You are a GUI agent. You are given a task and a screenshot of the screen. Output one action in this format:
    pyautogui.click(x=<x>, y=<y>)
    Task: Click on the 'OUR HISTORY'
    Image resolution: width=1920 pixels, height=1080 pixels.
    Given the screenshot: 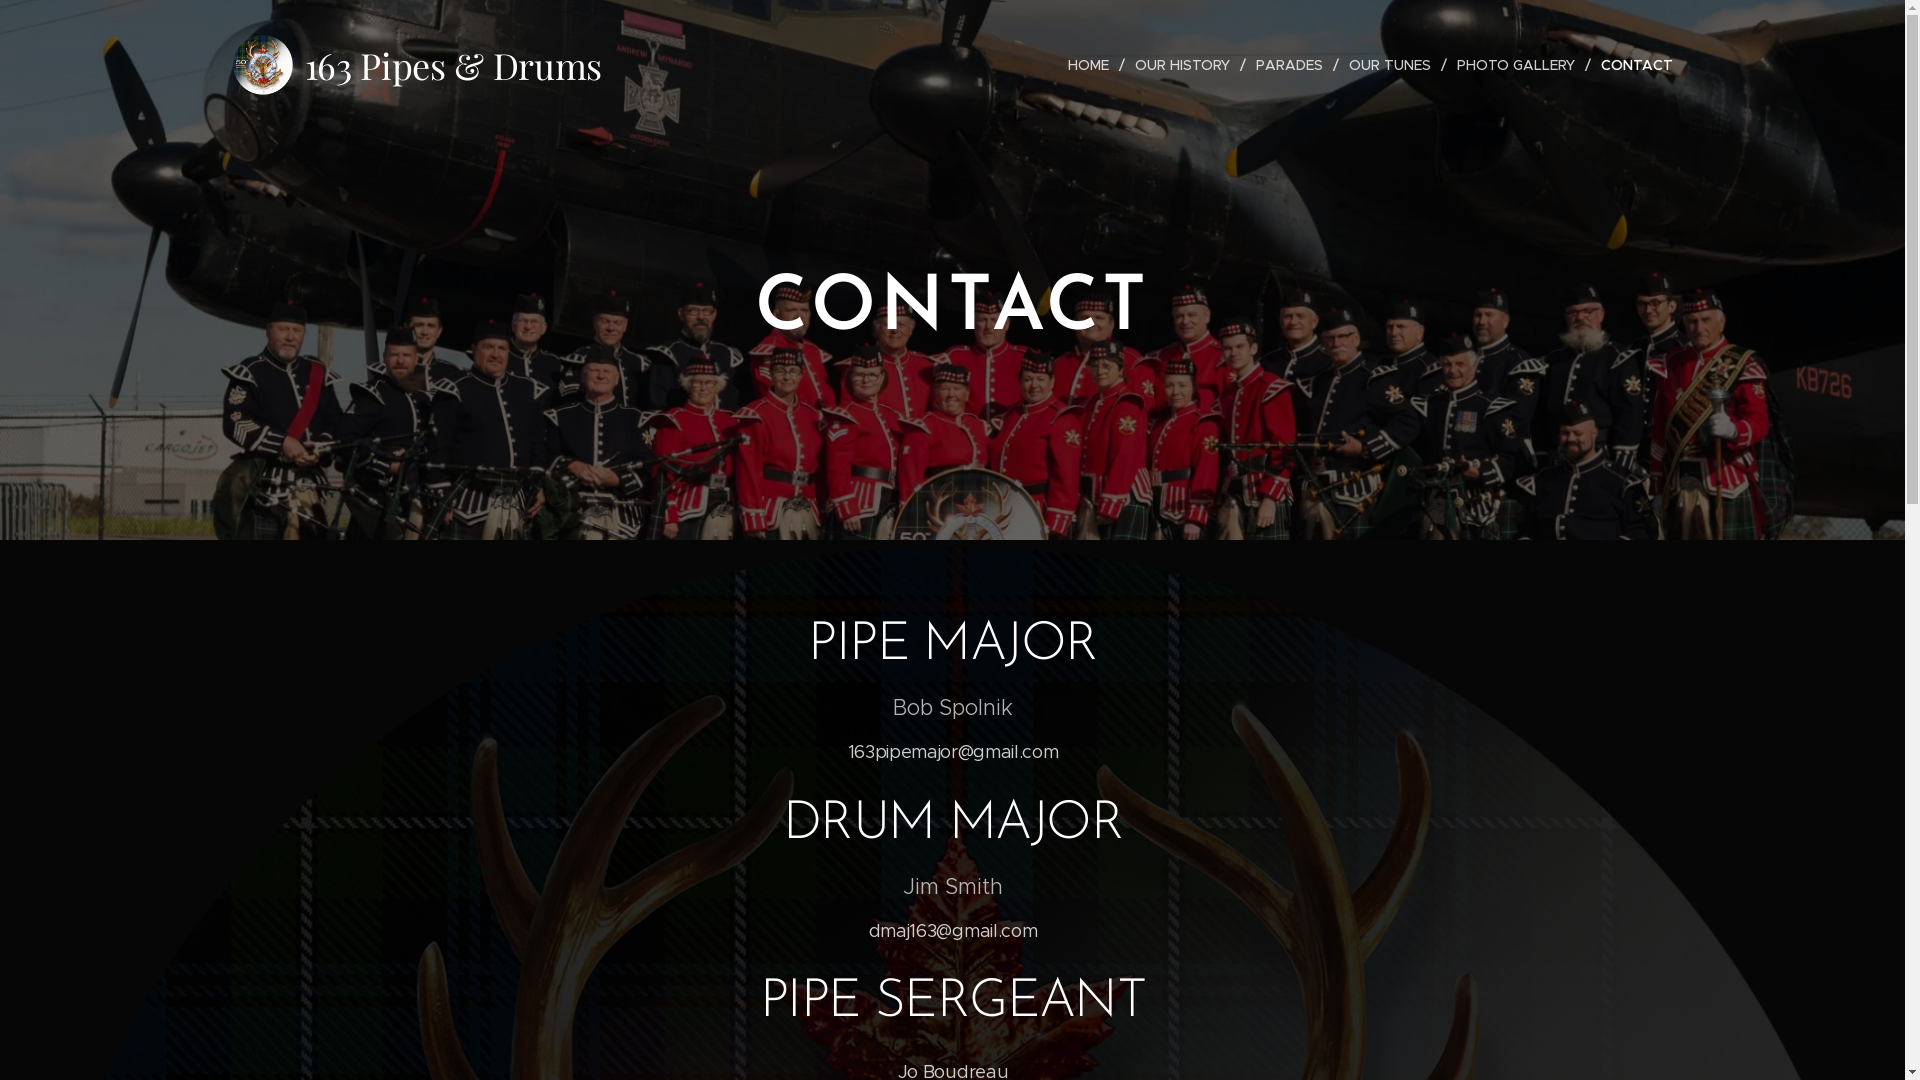 What is the action you would take?
    pyautogui.click(x=1184, y=64)
    